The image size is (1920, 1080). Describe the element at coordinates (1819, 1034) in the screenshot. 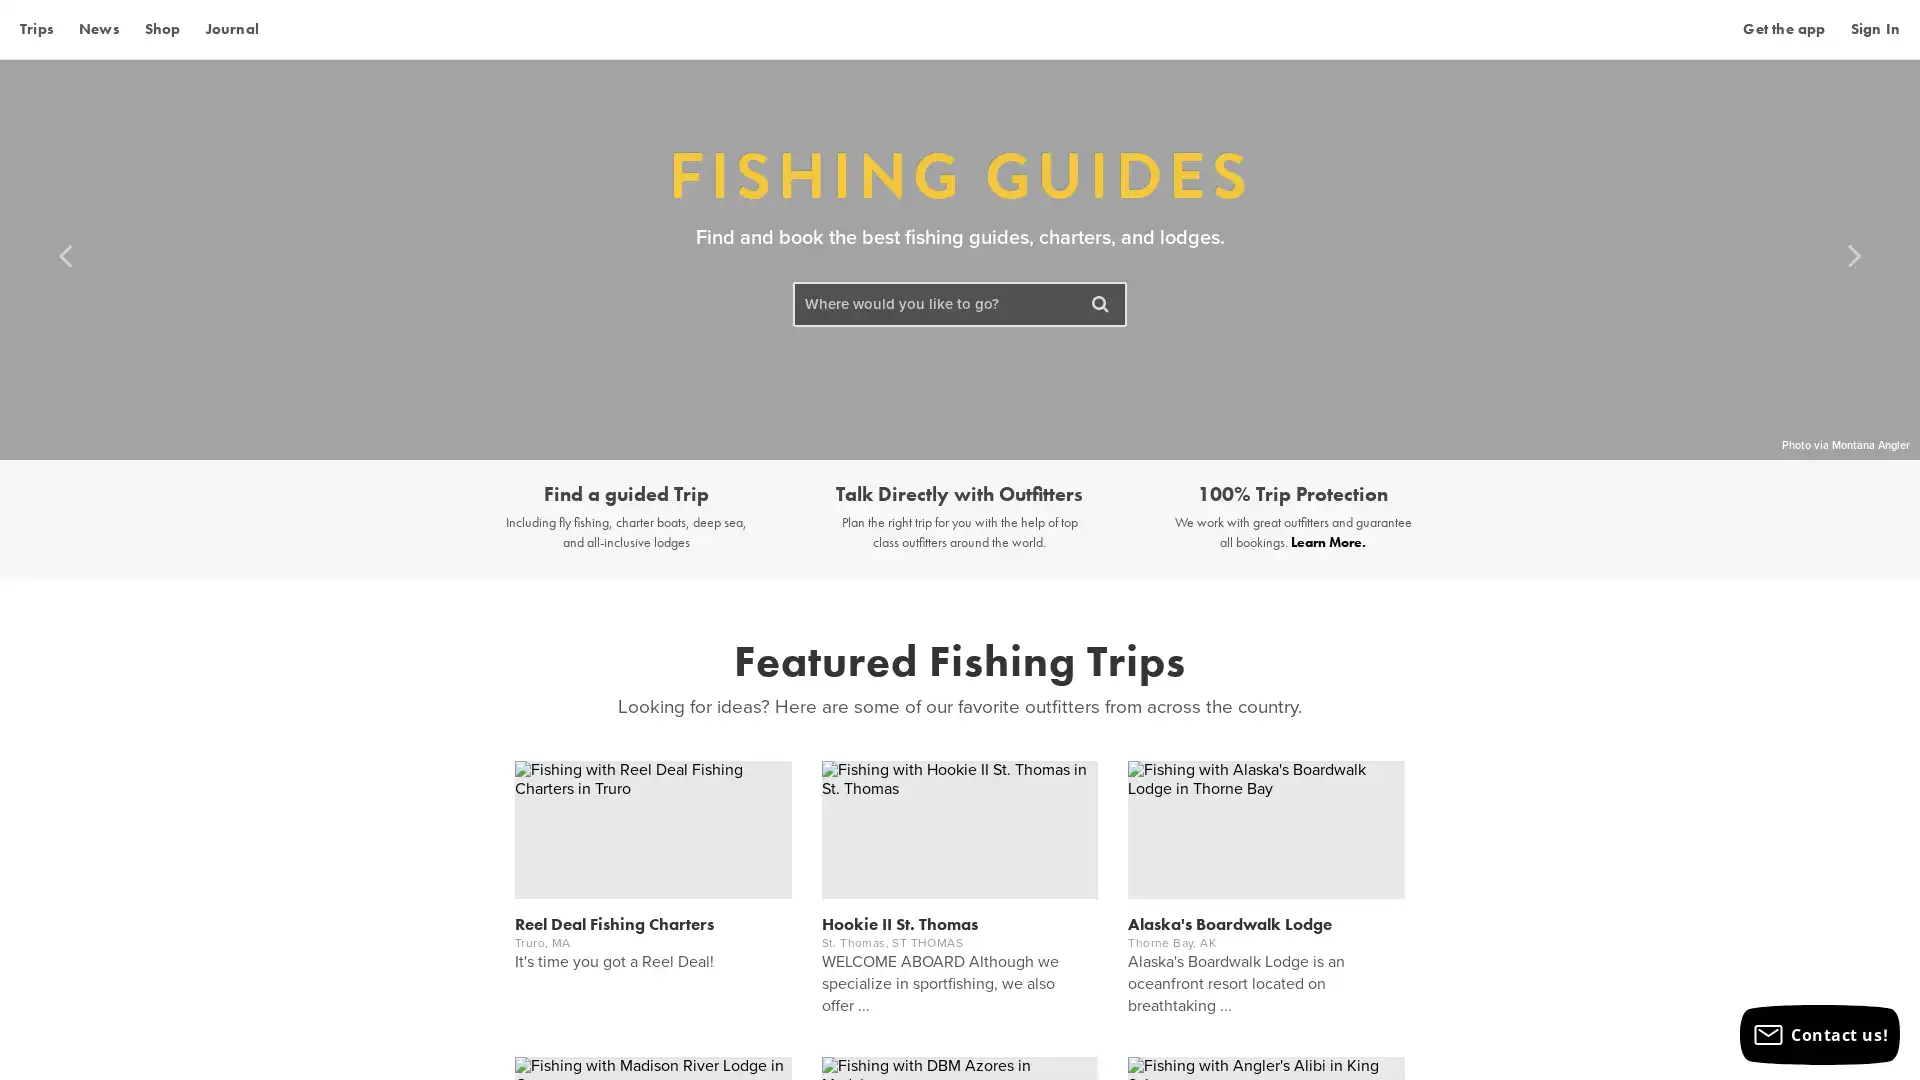

I see `Contact us!` at that location.